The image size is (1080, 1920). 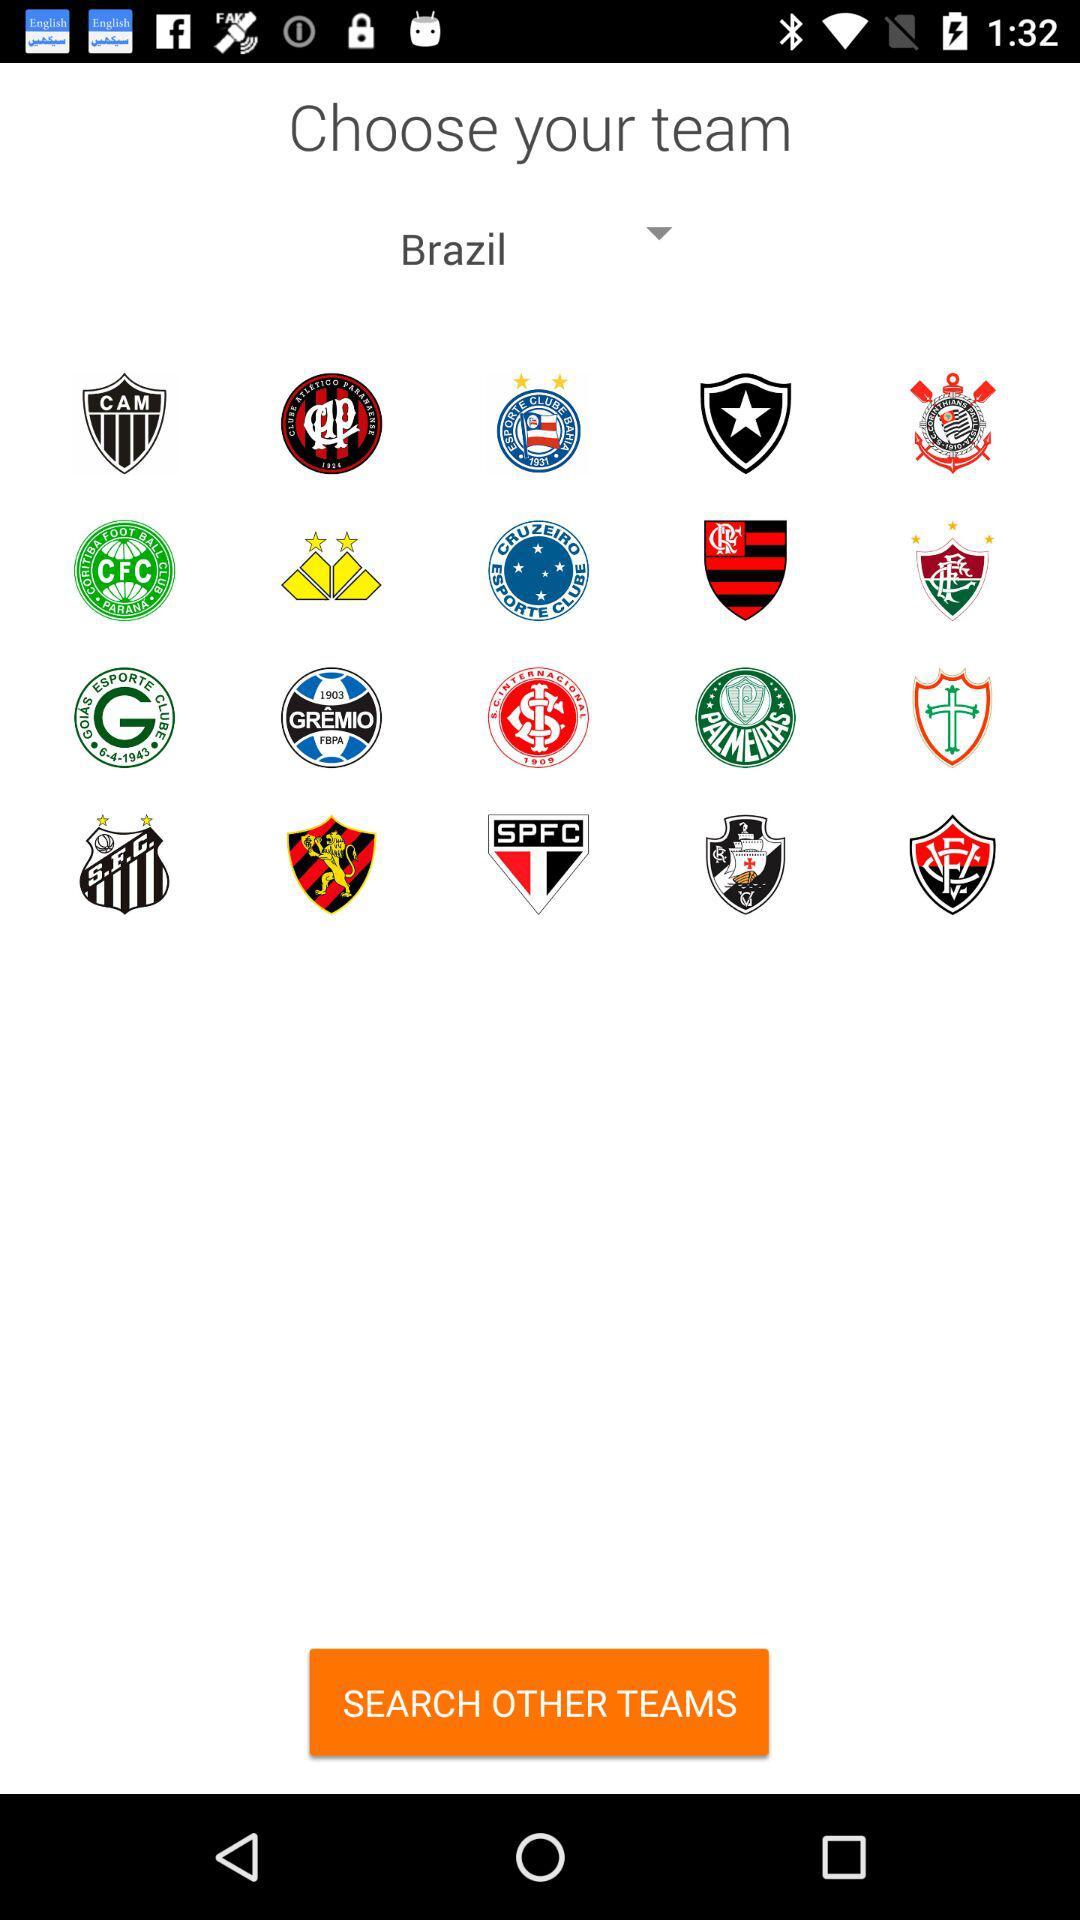 What do you see at coordinates (745, 864) in the screenshot?
I see `team selection` at bounding box center [745, 864].